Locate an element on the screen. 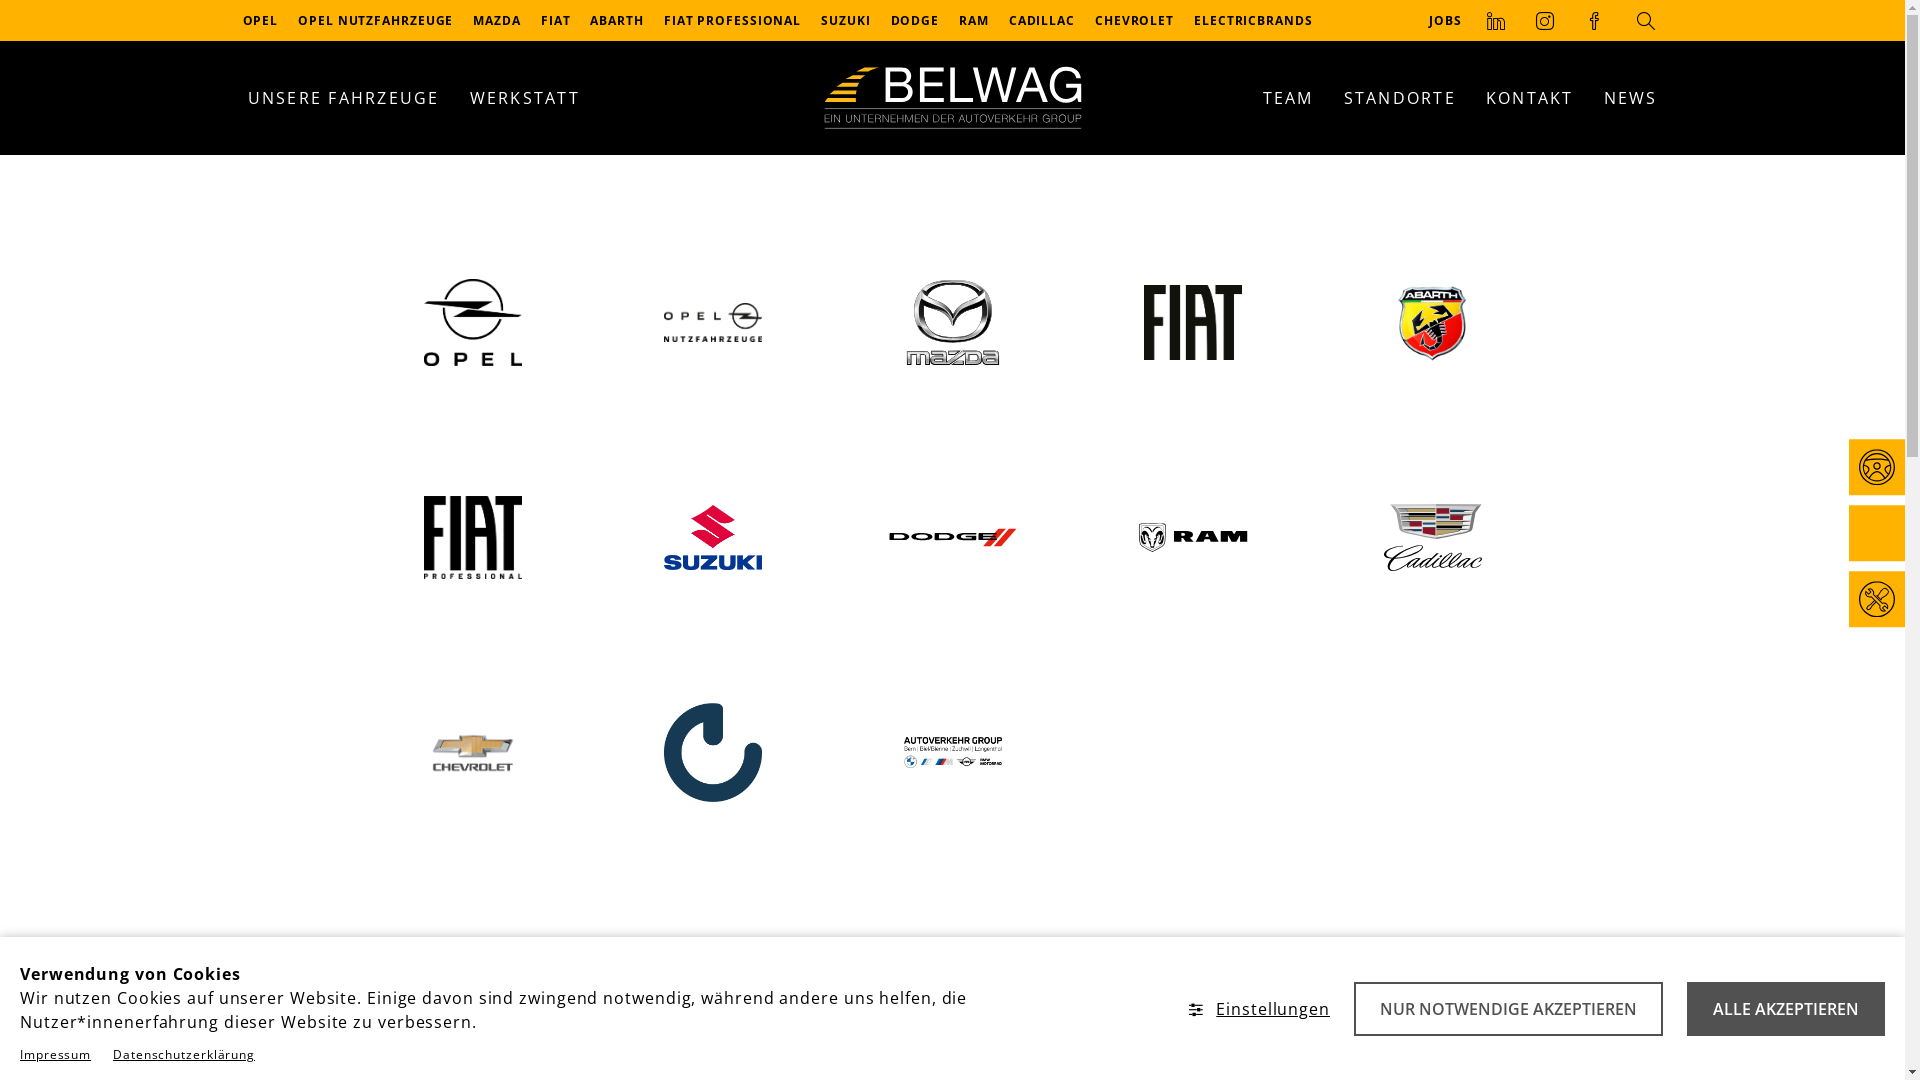 Image resolution: width=1920 pixels, height=1080 pixels. 'Cadillac' is located at coordinates (1430, 536).